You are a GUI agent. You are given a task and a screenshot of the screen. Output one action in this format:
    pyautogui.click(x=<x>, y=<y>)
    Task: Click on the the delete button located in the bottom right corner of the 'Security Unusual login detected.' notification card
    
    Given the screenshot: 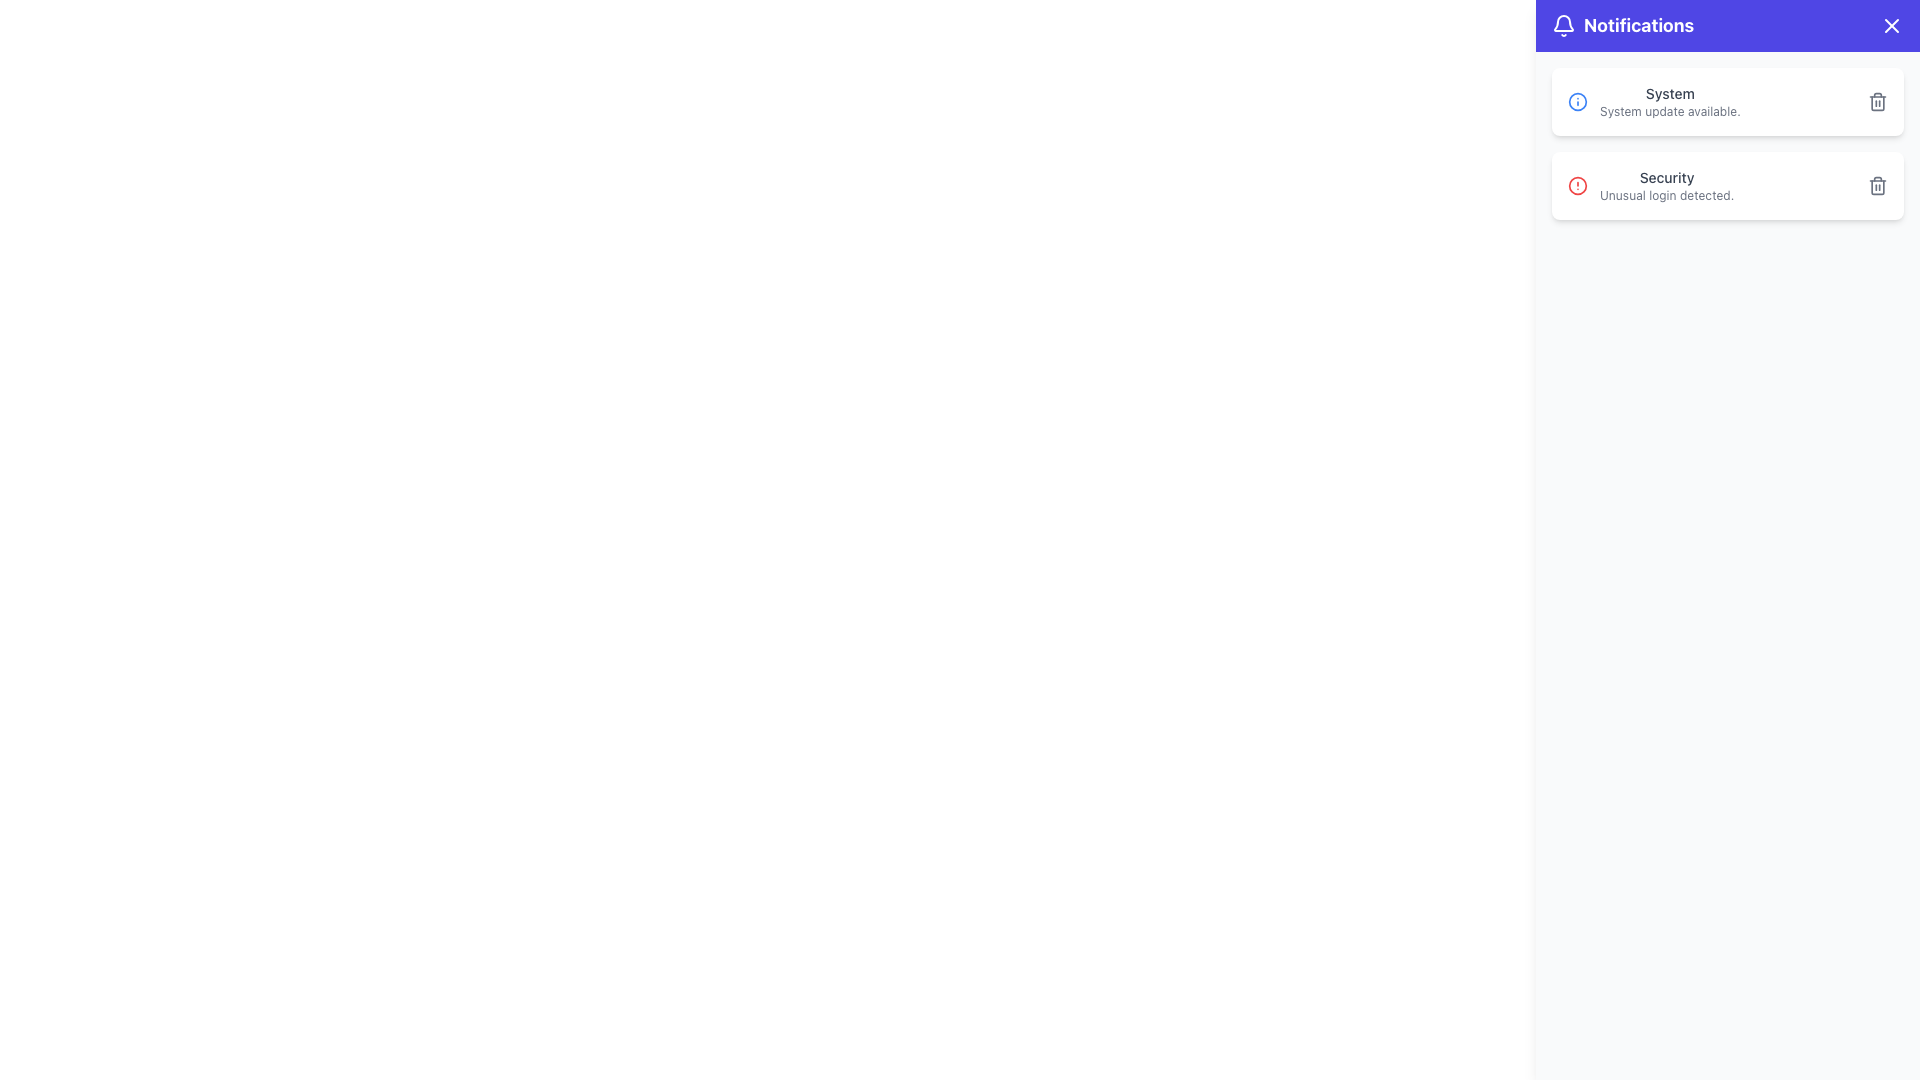 What is the action you would take?
    pyautogui.click(x=1876, y=185)
    